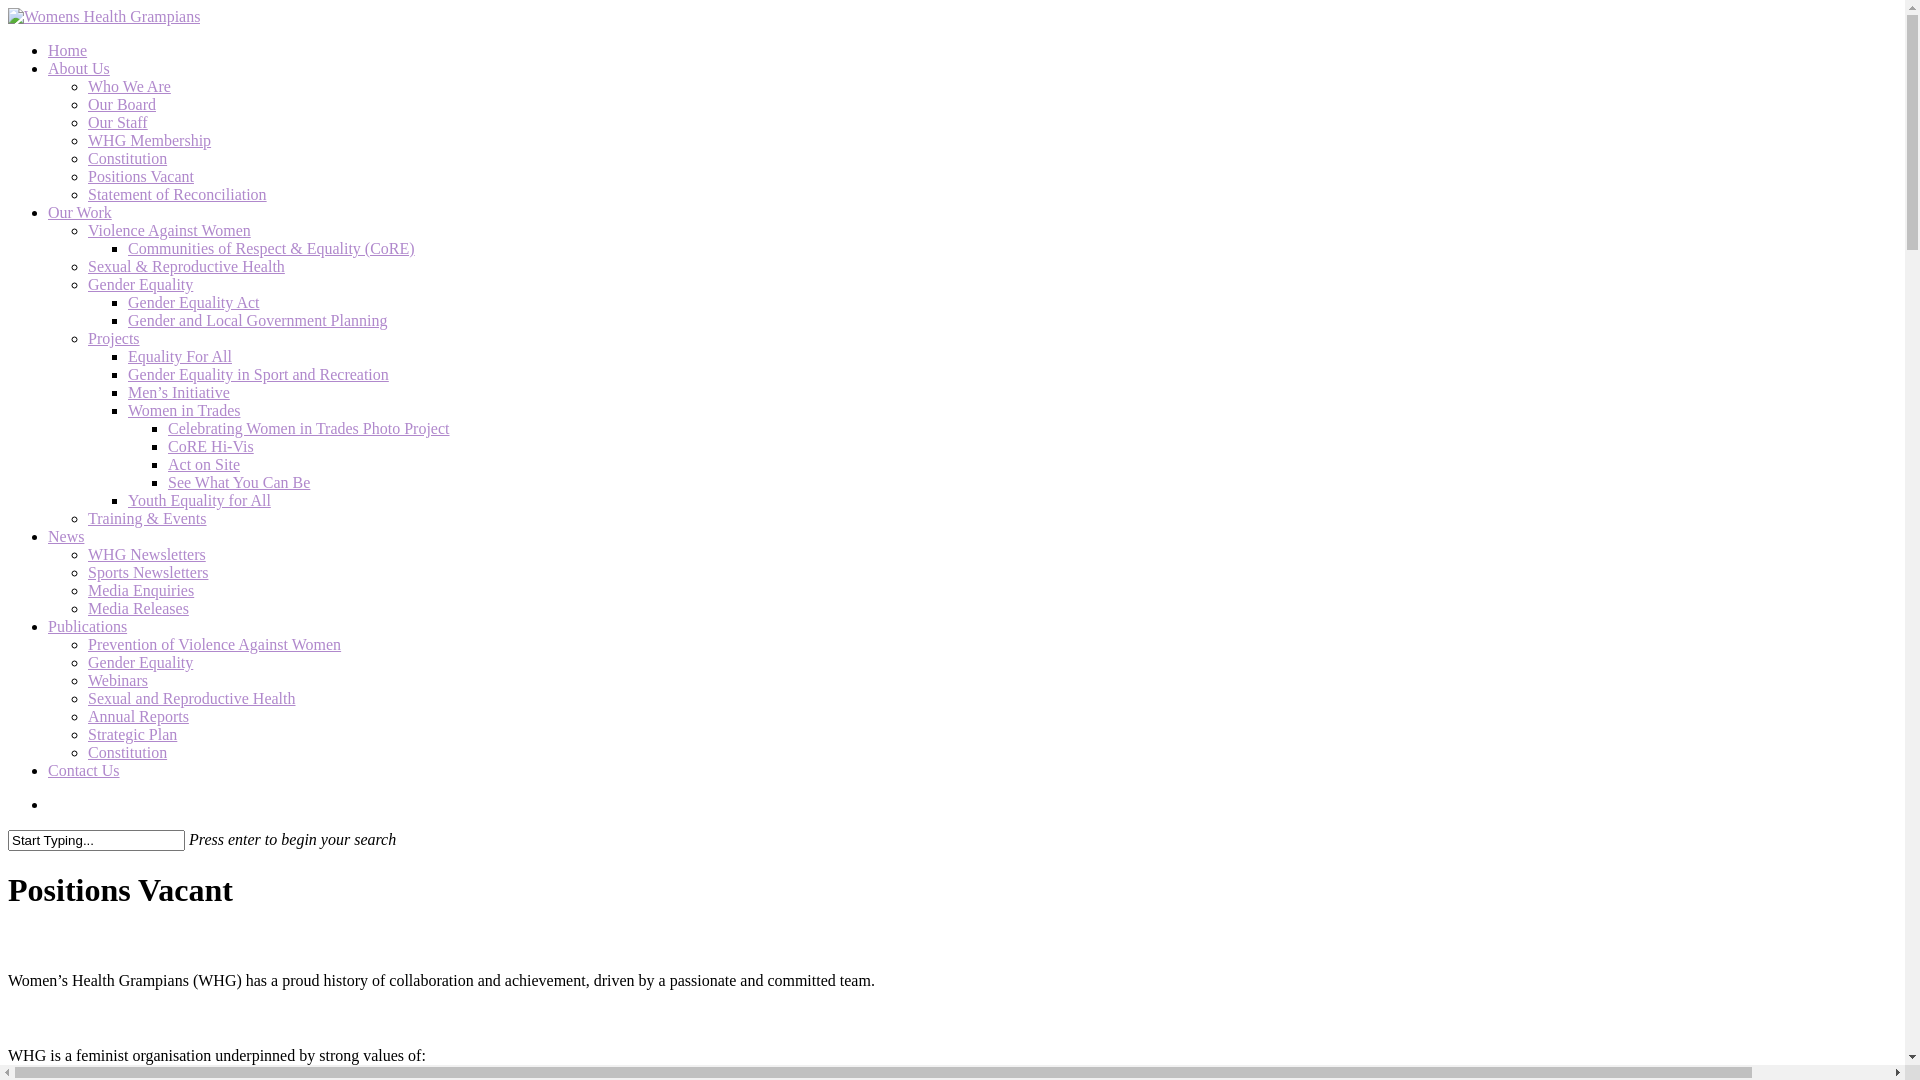 The image size is (1920, 1080). What do you see at coordinates (193, 302) in the screenshot?
I see `'Gender Equality Act'` at bounding box center [193, 302].